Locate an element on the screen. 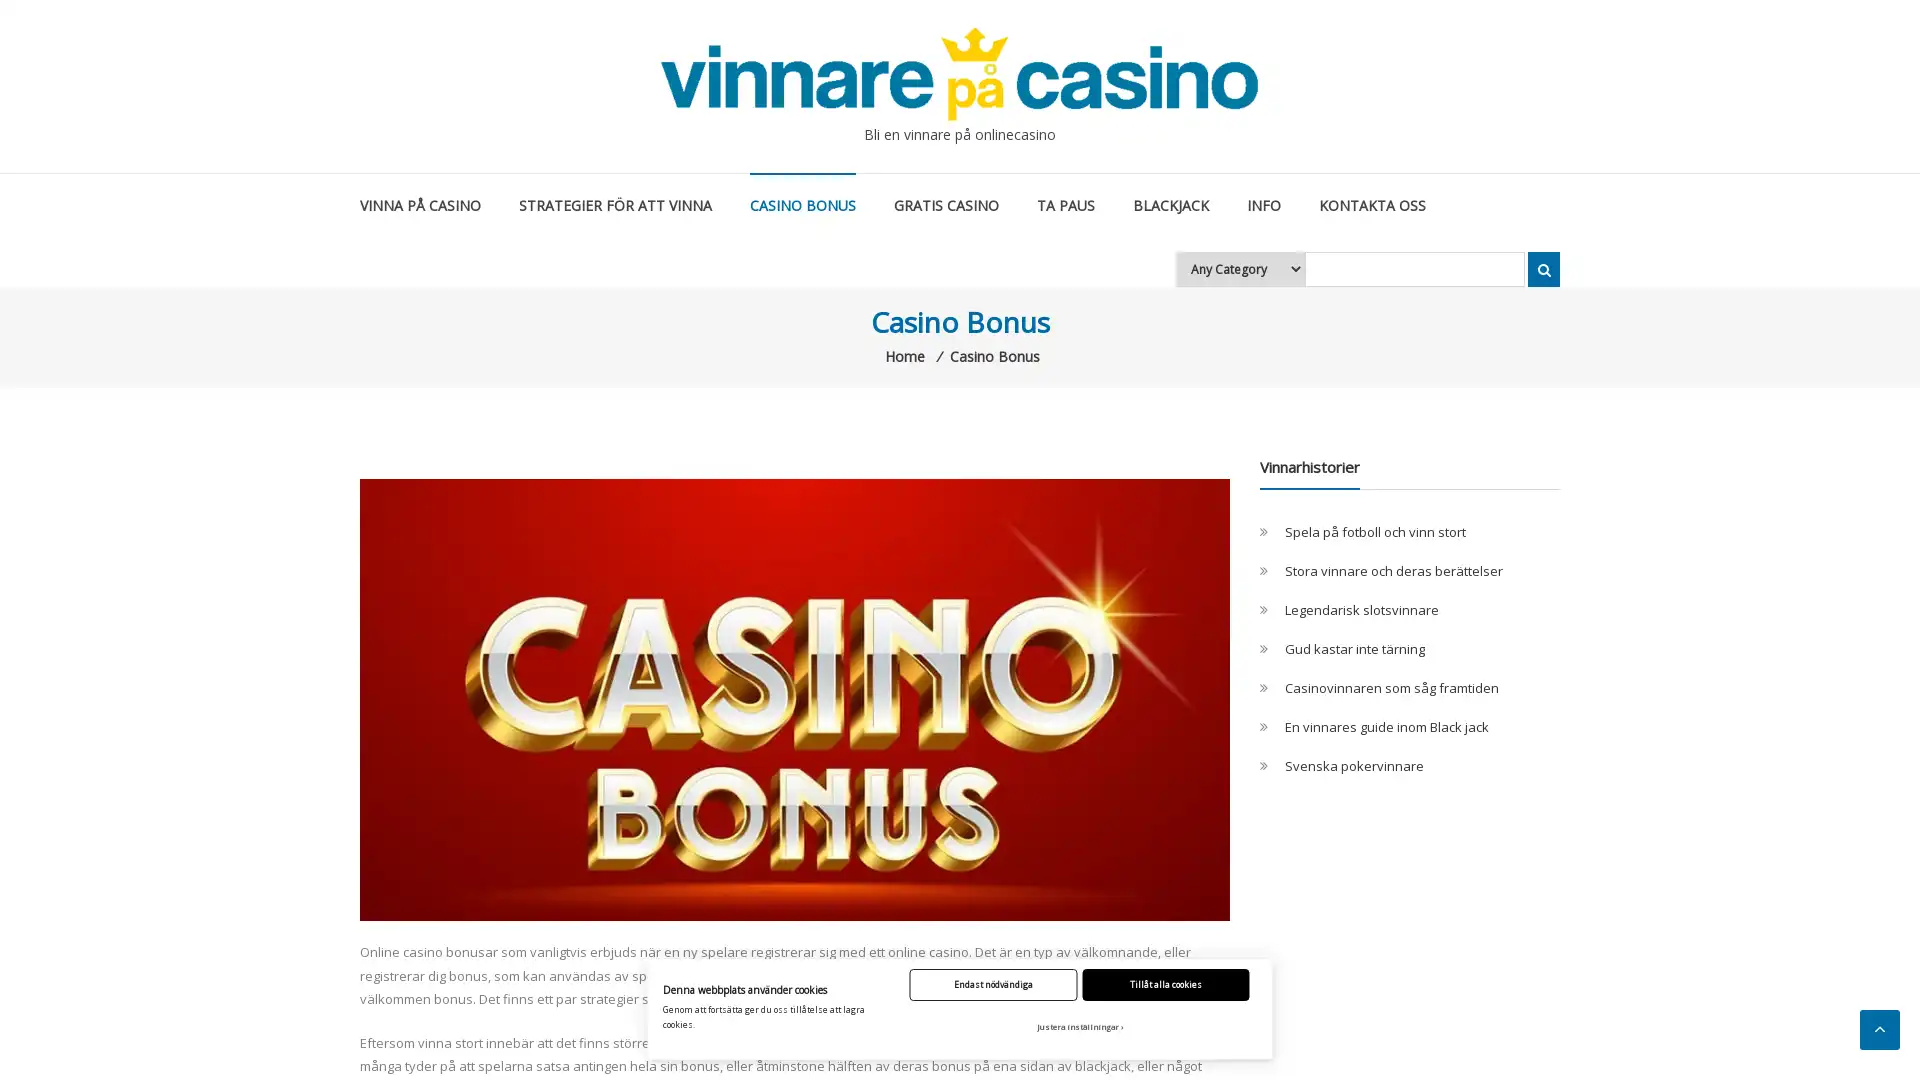 This screenshot has height=1080, width=1920. Justera installningar is located at coordinates (1078, 1027).